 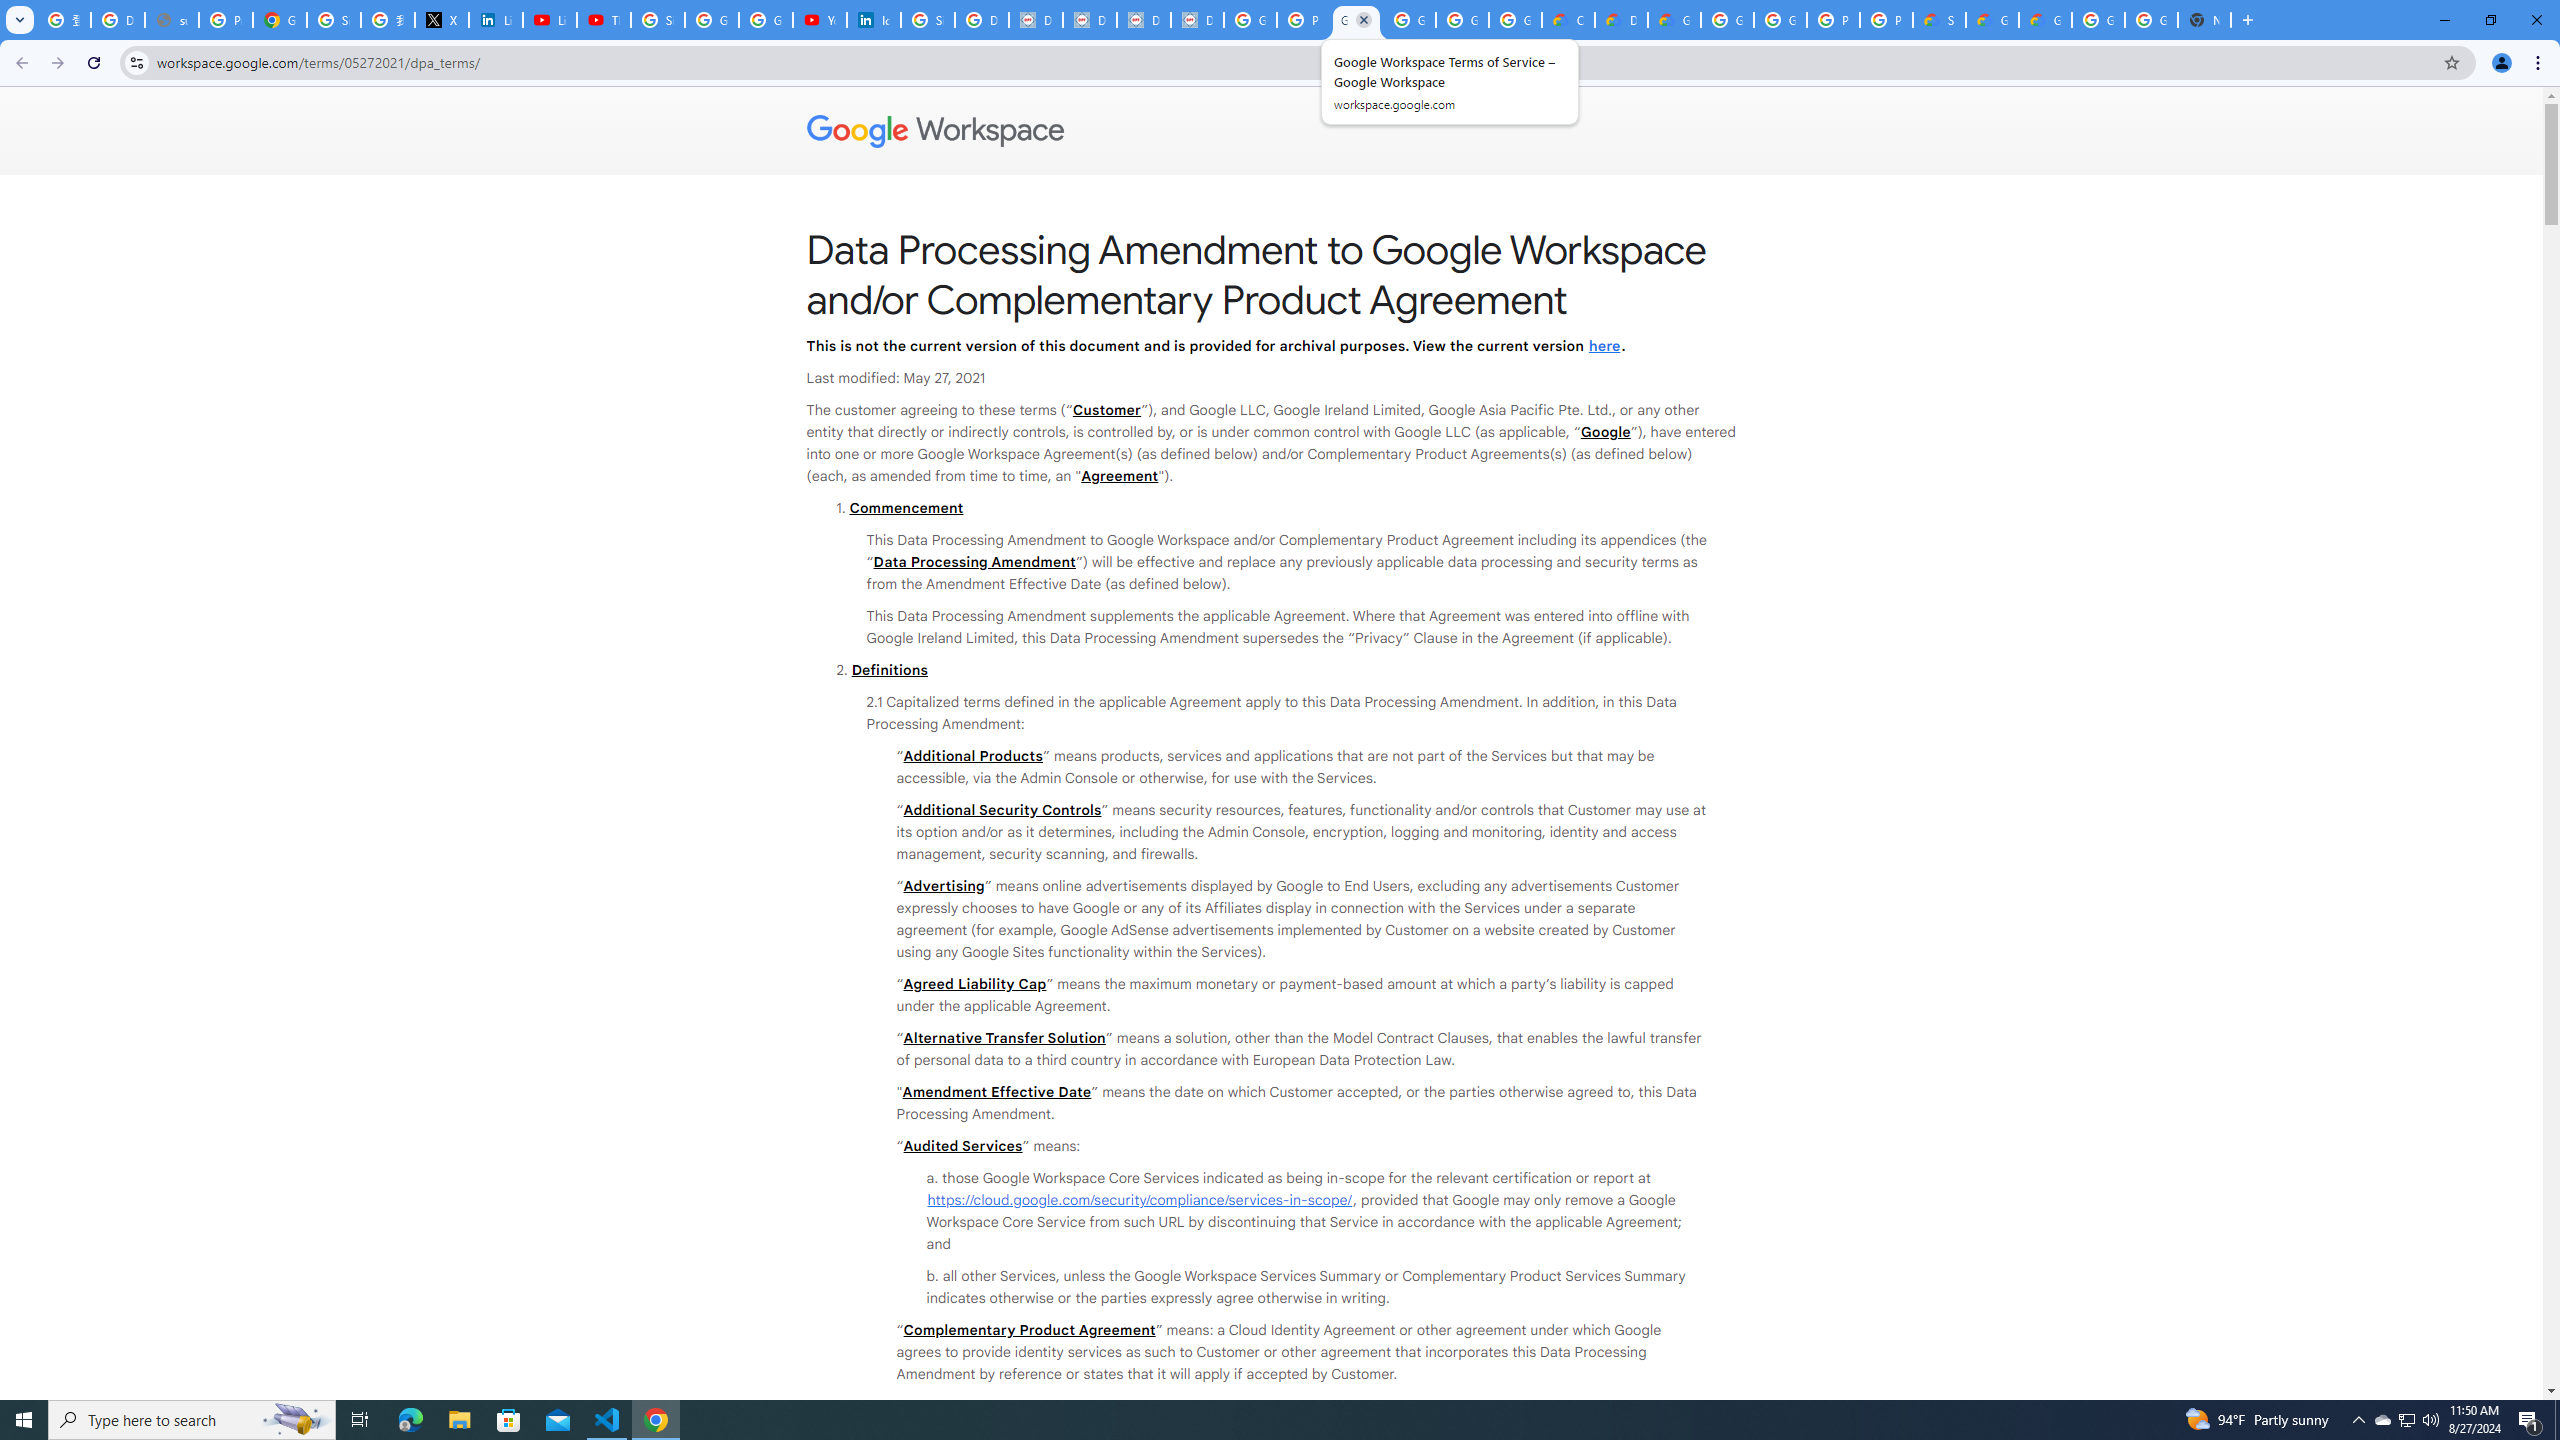 What do you see at coordinates (1602, 344) in the screenshot?
I see `'here'` at bounding box center [1602, 344].